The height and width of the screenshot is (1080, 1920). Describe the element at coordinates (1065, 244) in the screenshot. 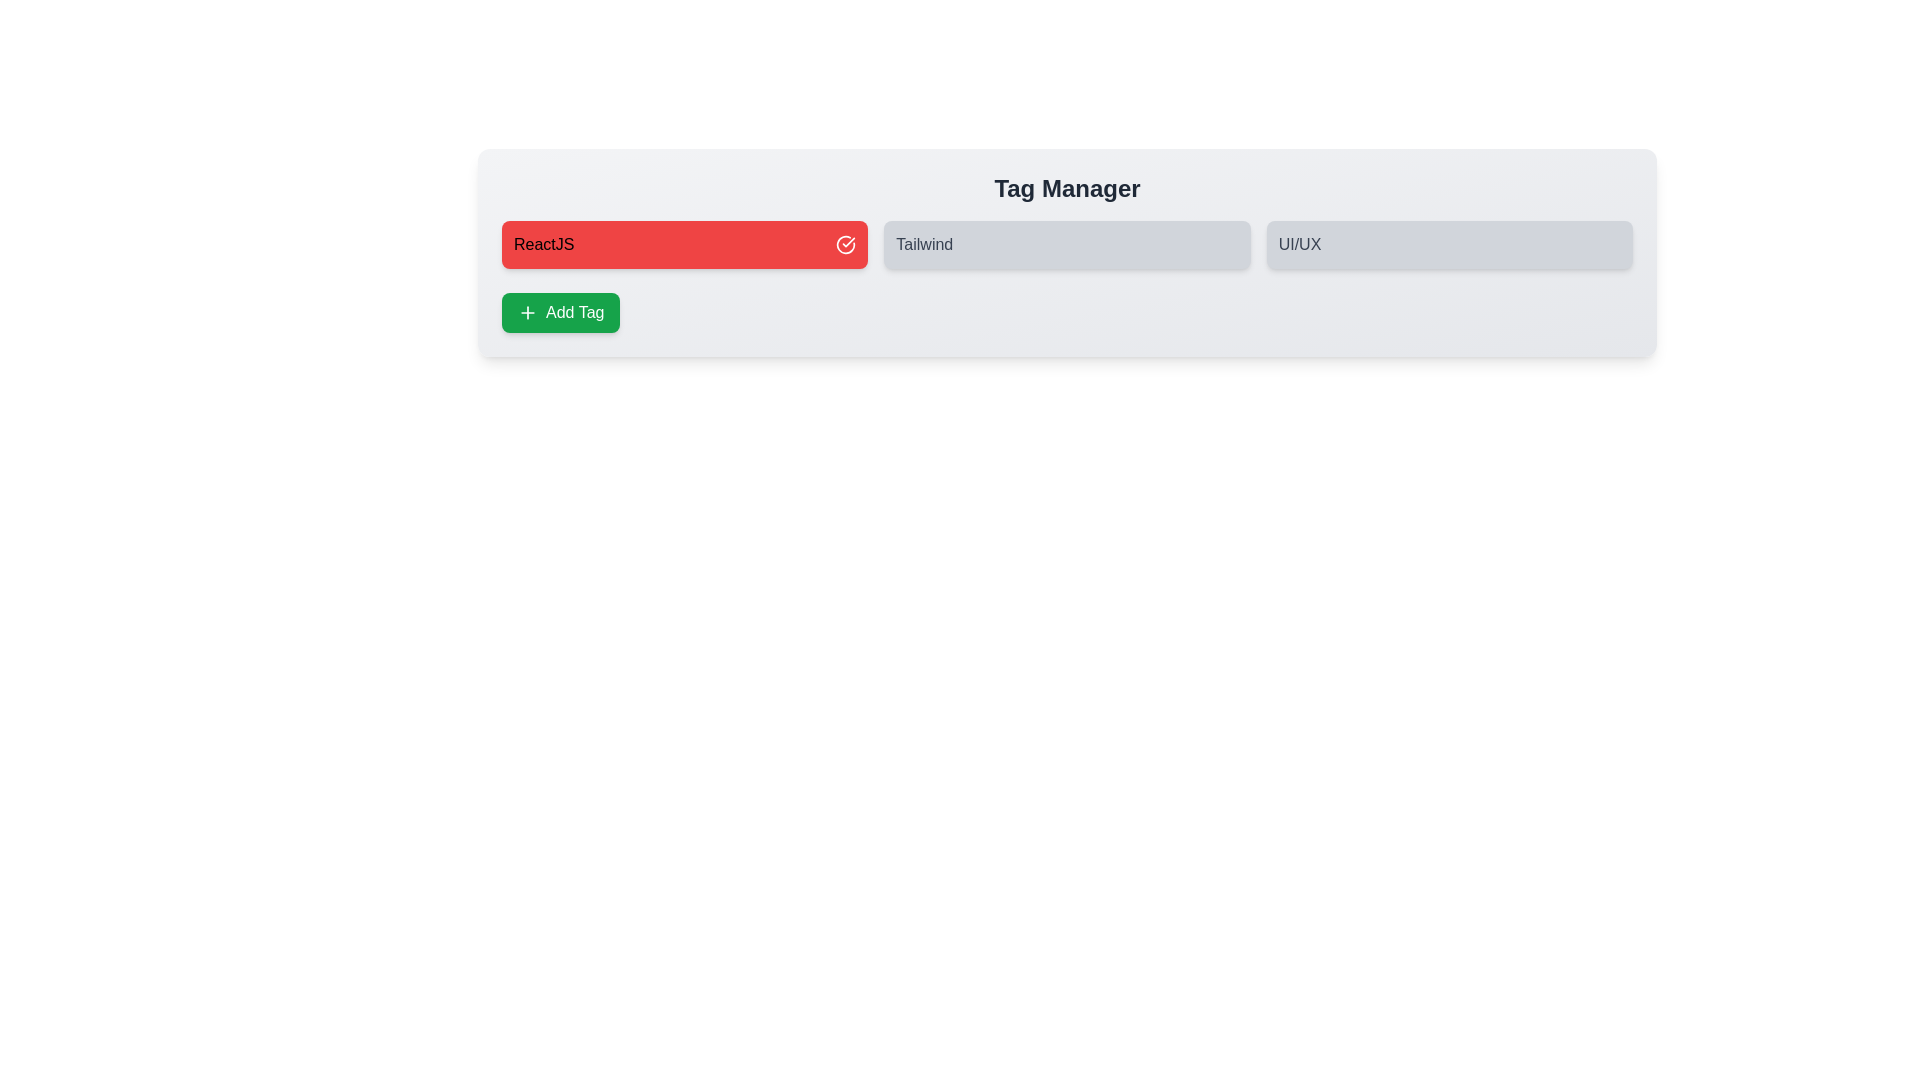

I see `the tag labeled Tailwind to toggle its selection state` at that location.